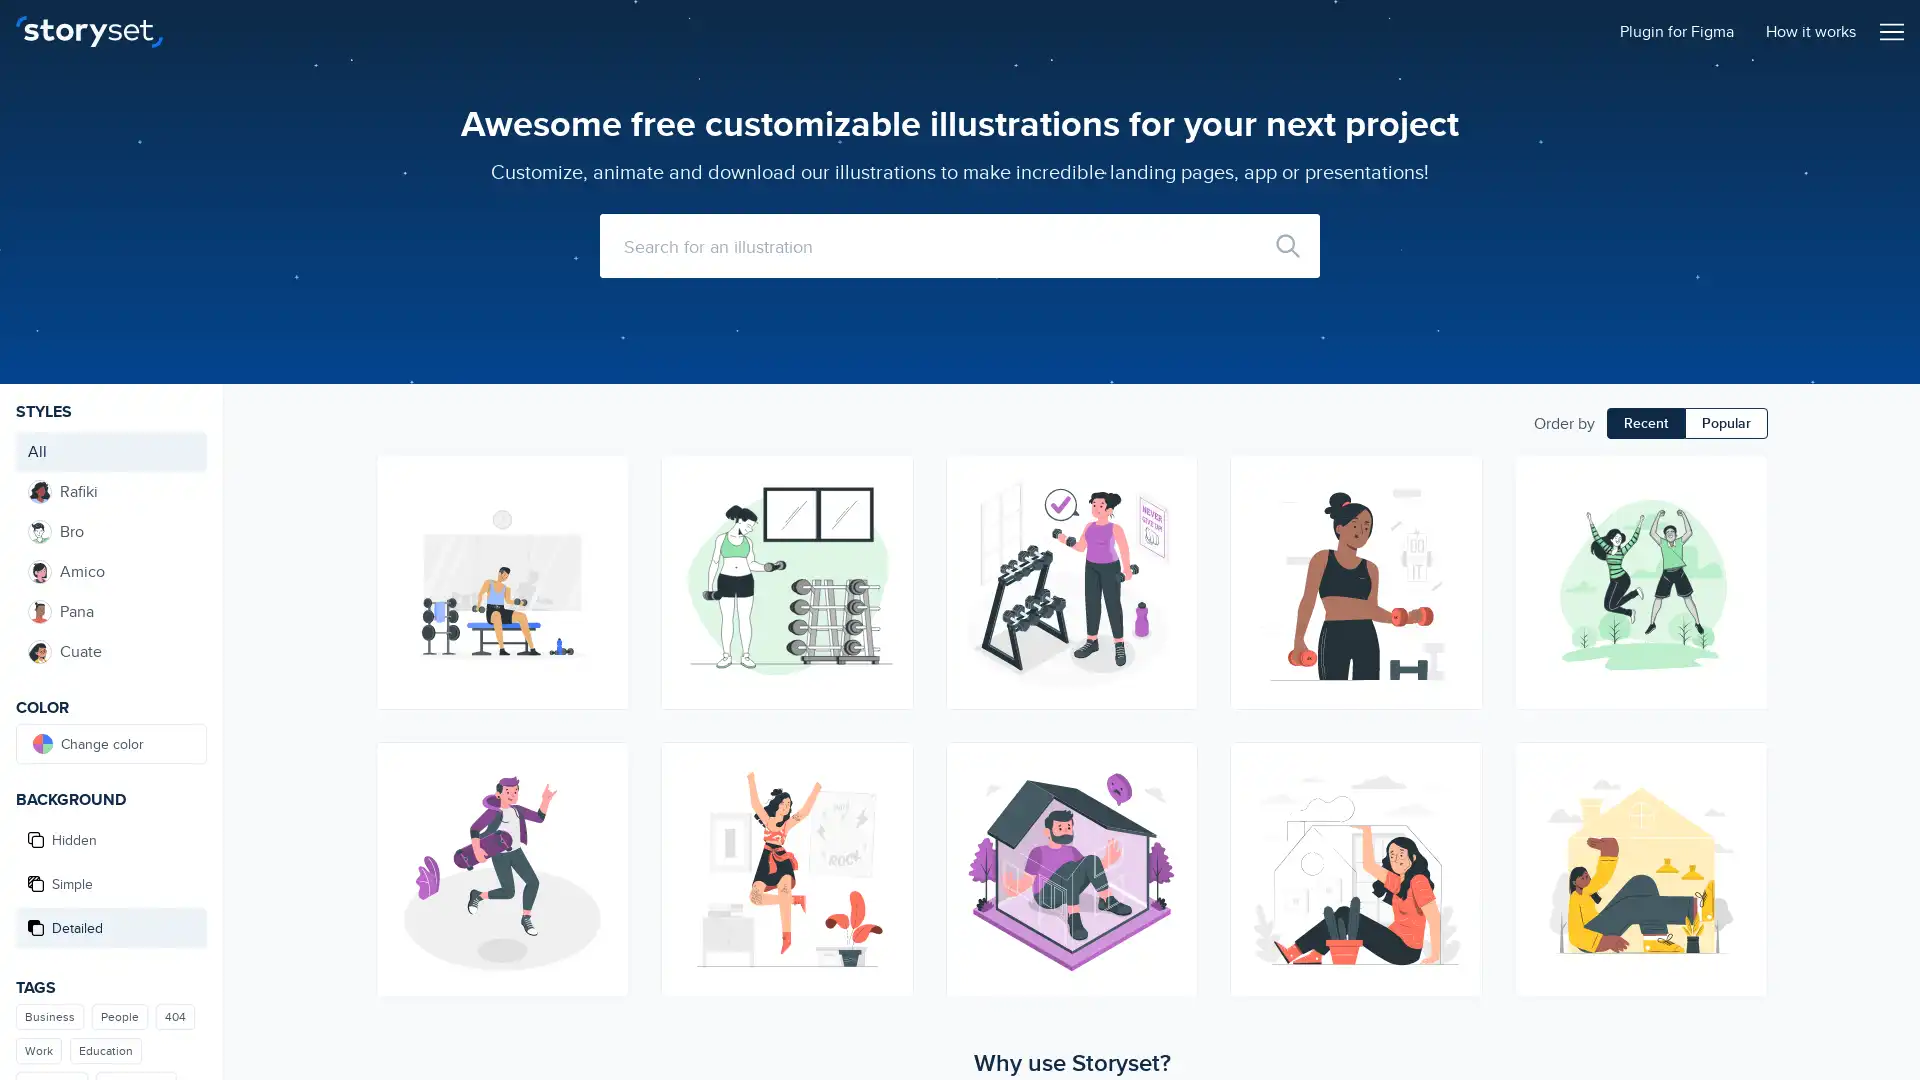  What do you see at coordinates (1172, 479) in the screenshot?
I see `wand icon Animate` at bounding box center [1172, 479].